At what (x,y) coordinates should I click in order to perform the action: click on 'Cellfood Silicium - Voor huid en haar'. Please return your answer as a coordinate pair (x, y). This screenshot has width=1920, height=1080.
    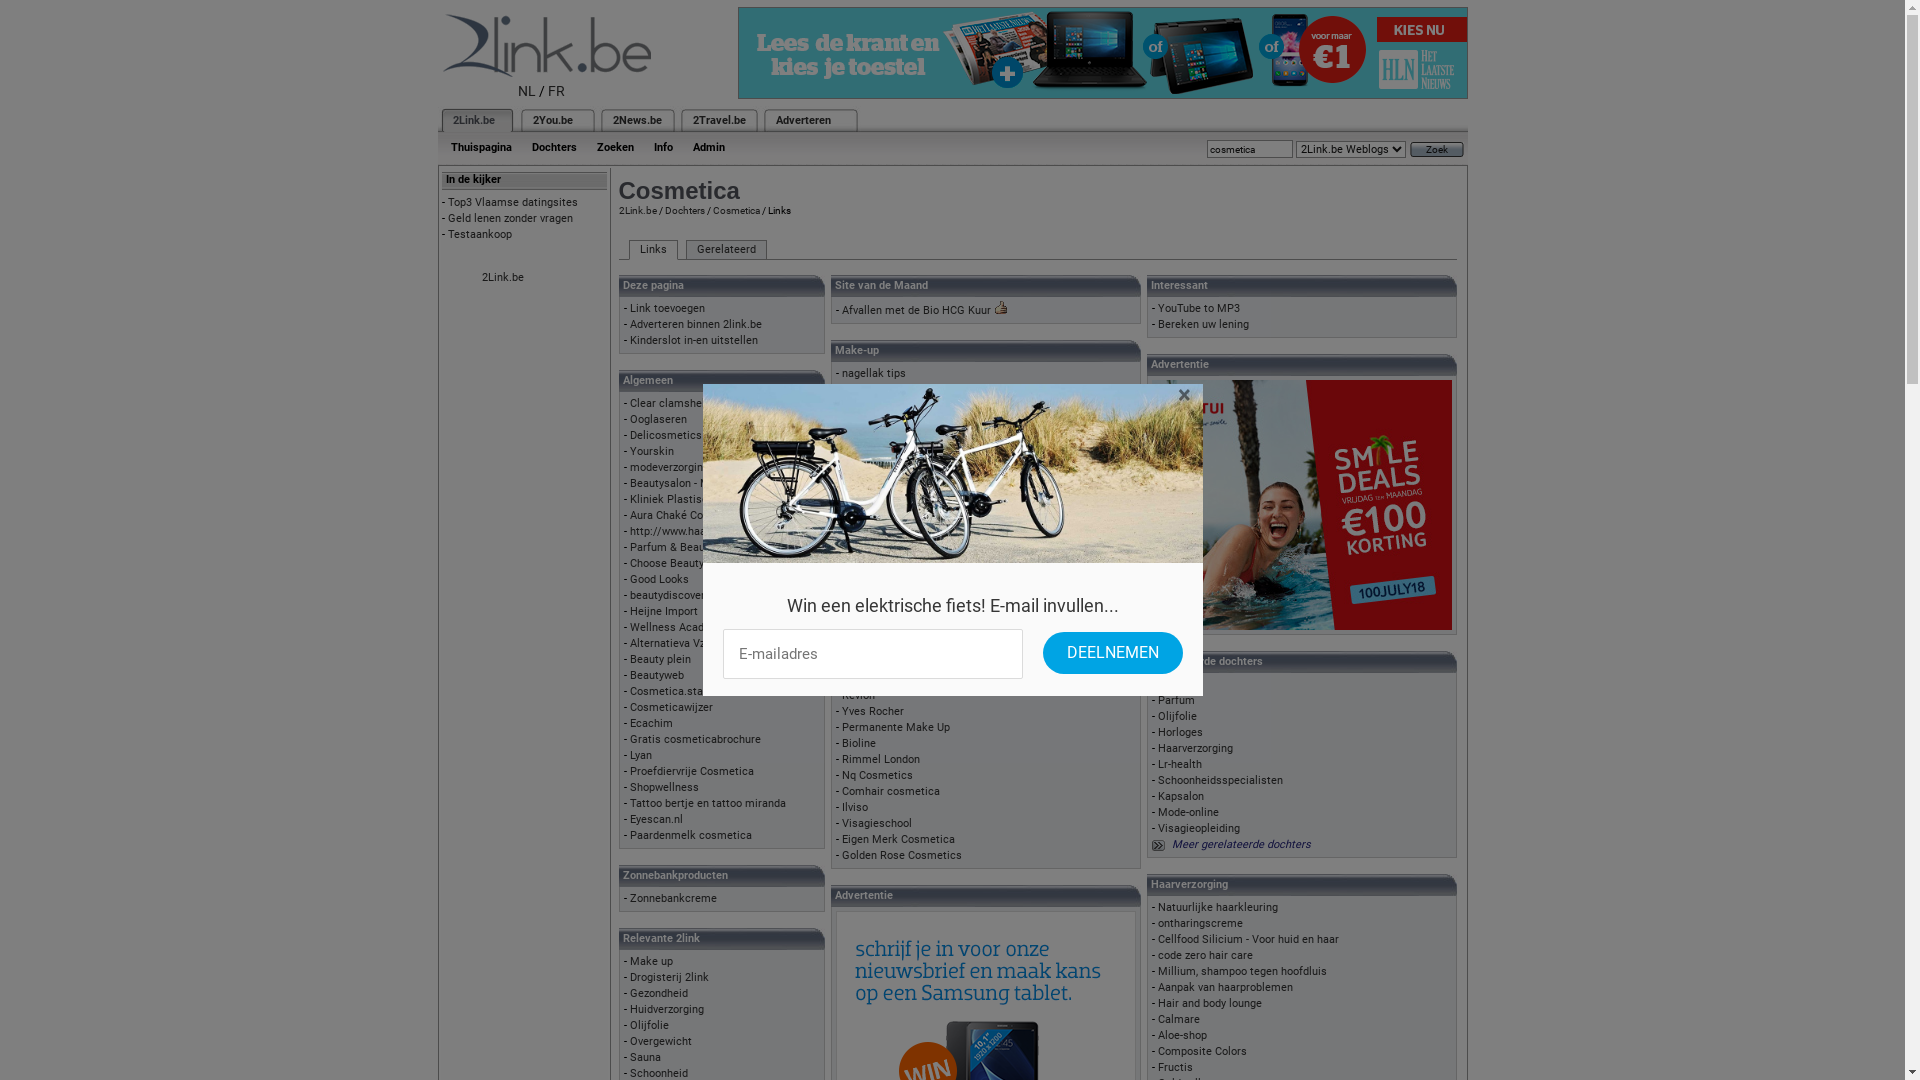
    Looking at the image, I should click on (1157, 939).